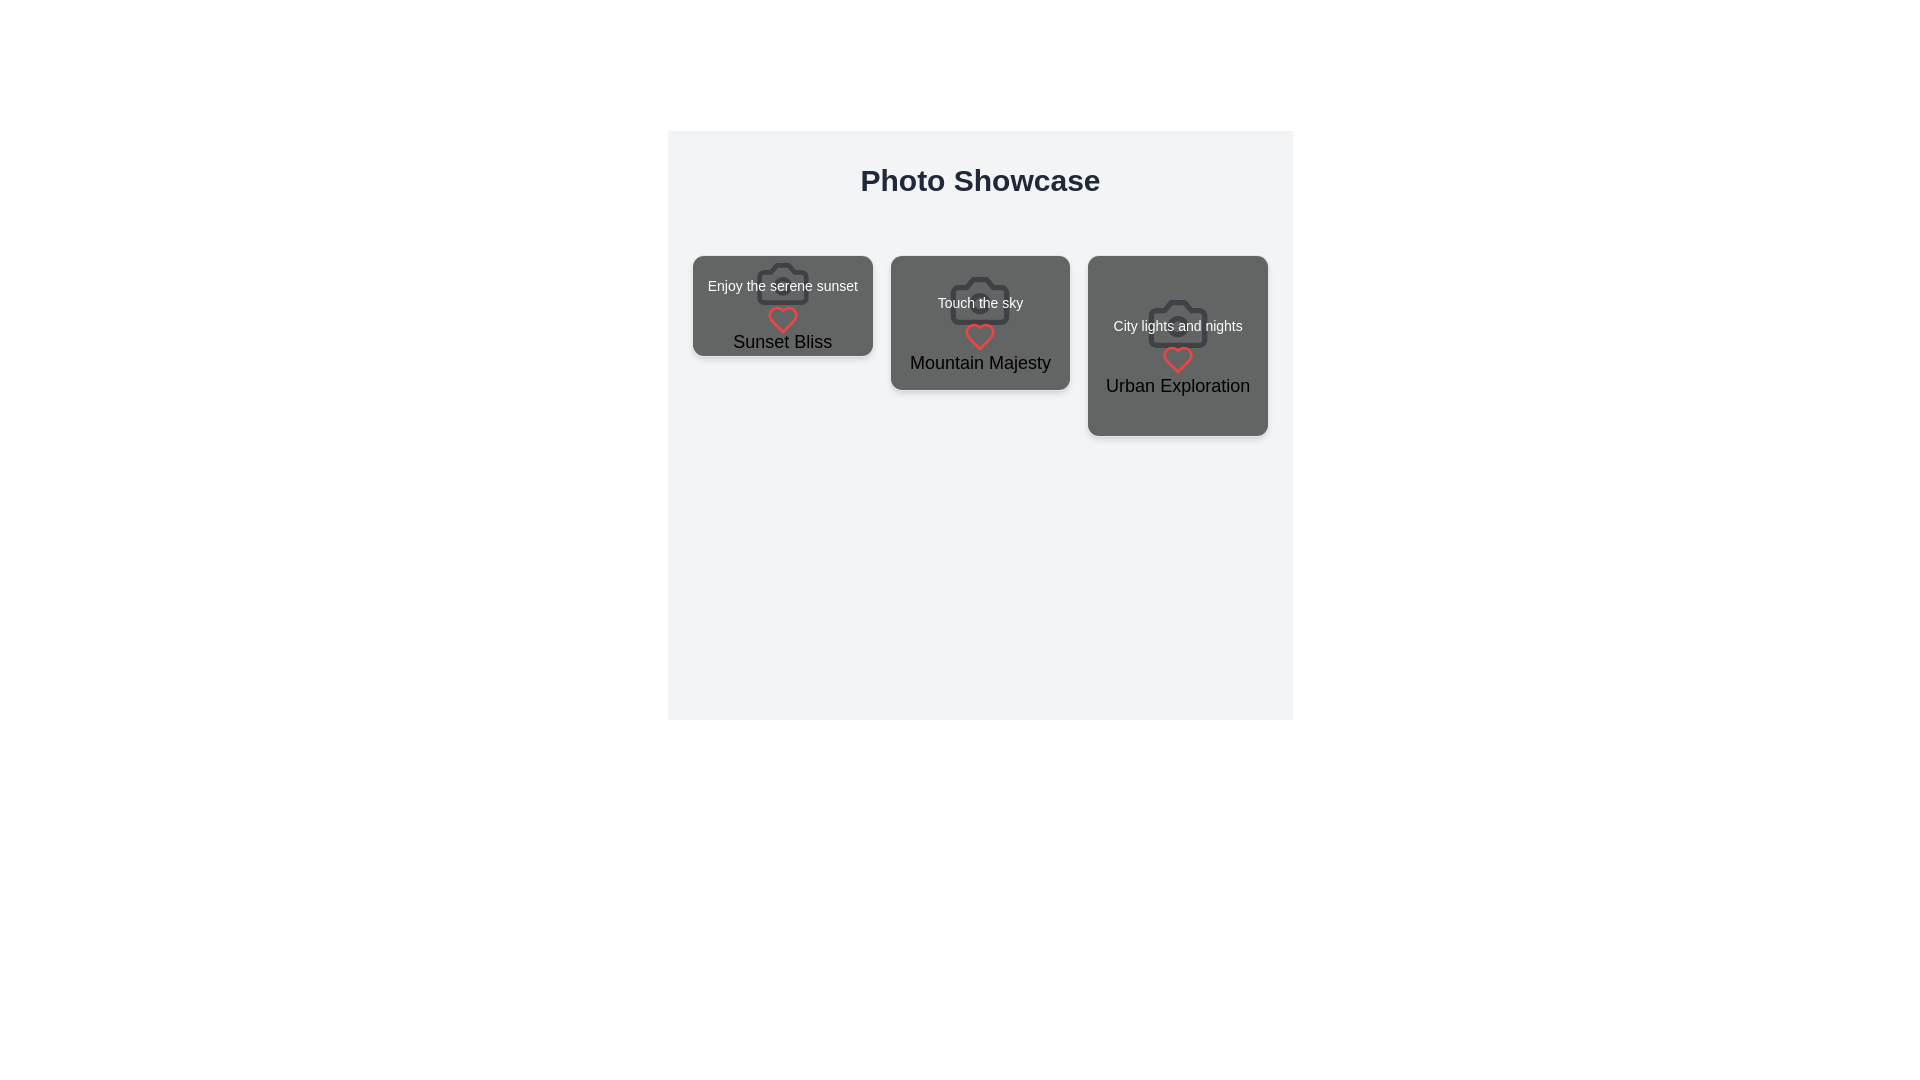 The image size is (1920, 1080). Describe the element at coordinates (1178, 325) in the screenshot. I see `the circular decorative SVG element that represents the lens of the camera icon in the 'Urban Exploration' section, specifically under 'City lights and nights'` at that location.